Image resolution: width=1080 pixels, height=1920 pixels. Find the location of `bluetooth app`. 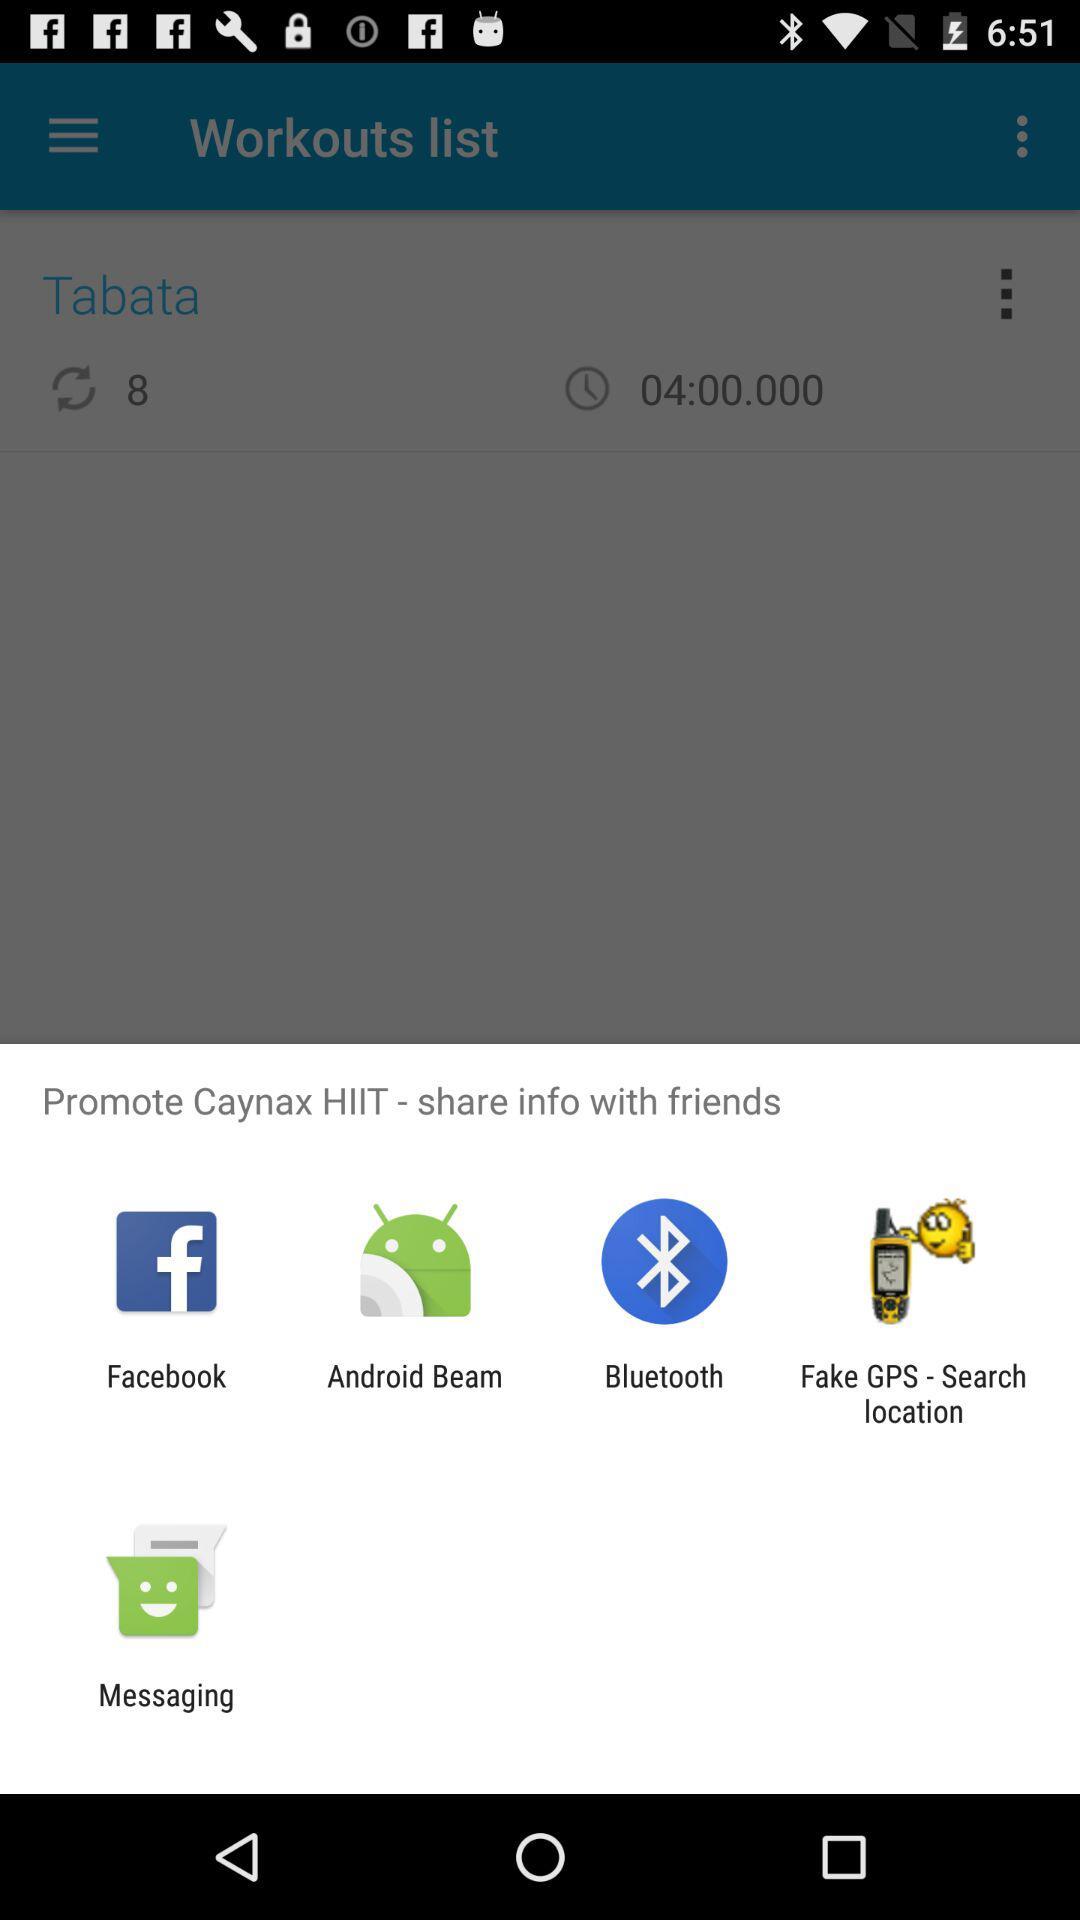

bluetooth app is located at coordinates (664, 1392).